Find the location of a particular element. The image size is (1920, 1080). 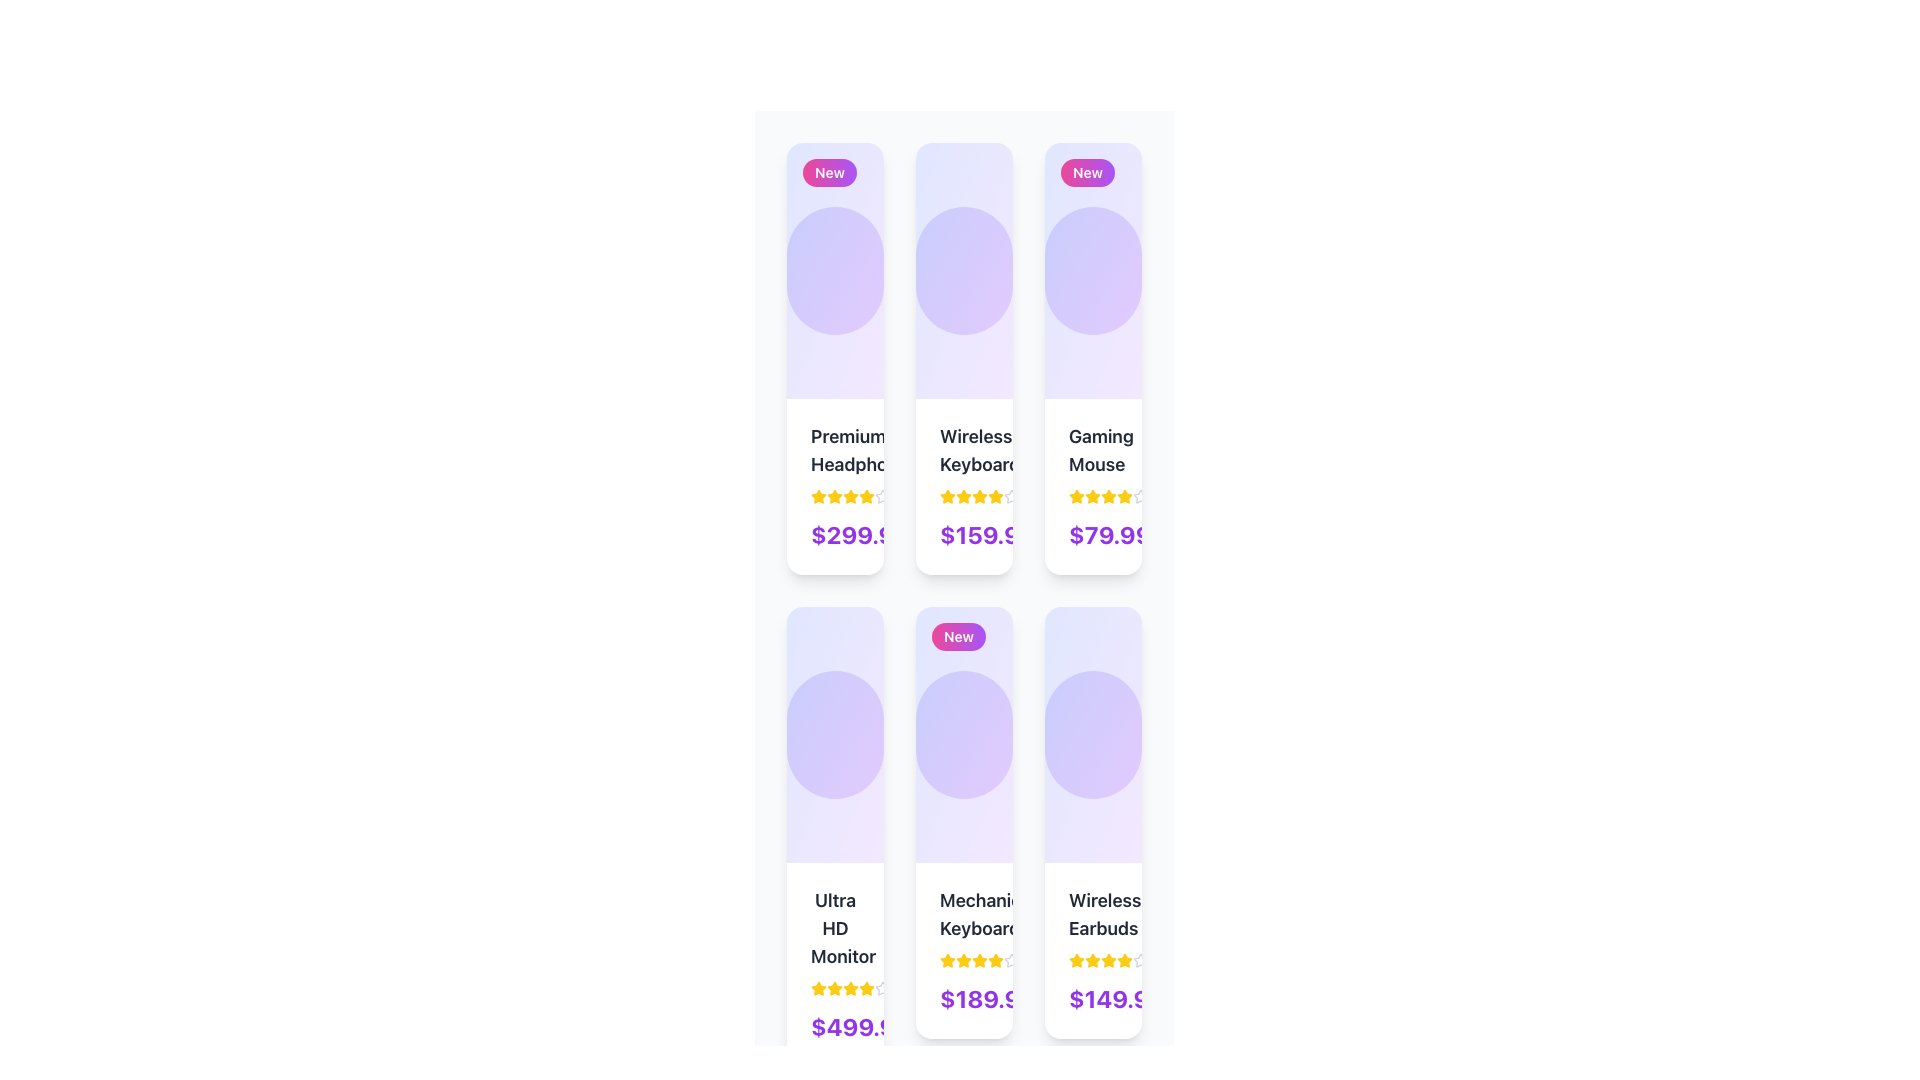

the fifth star icon in the star rating system for the product 'Ultra HD Monitor' is located at coordinates (850, 987).